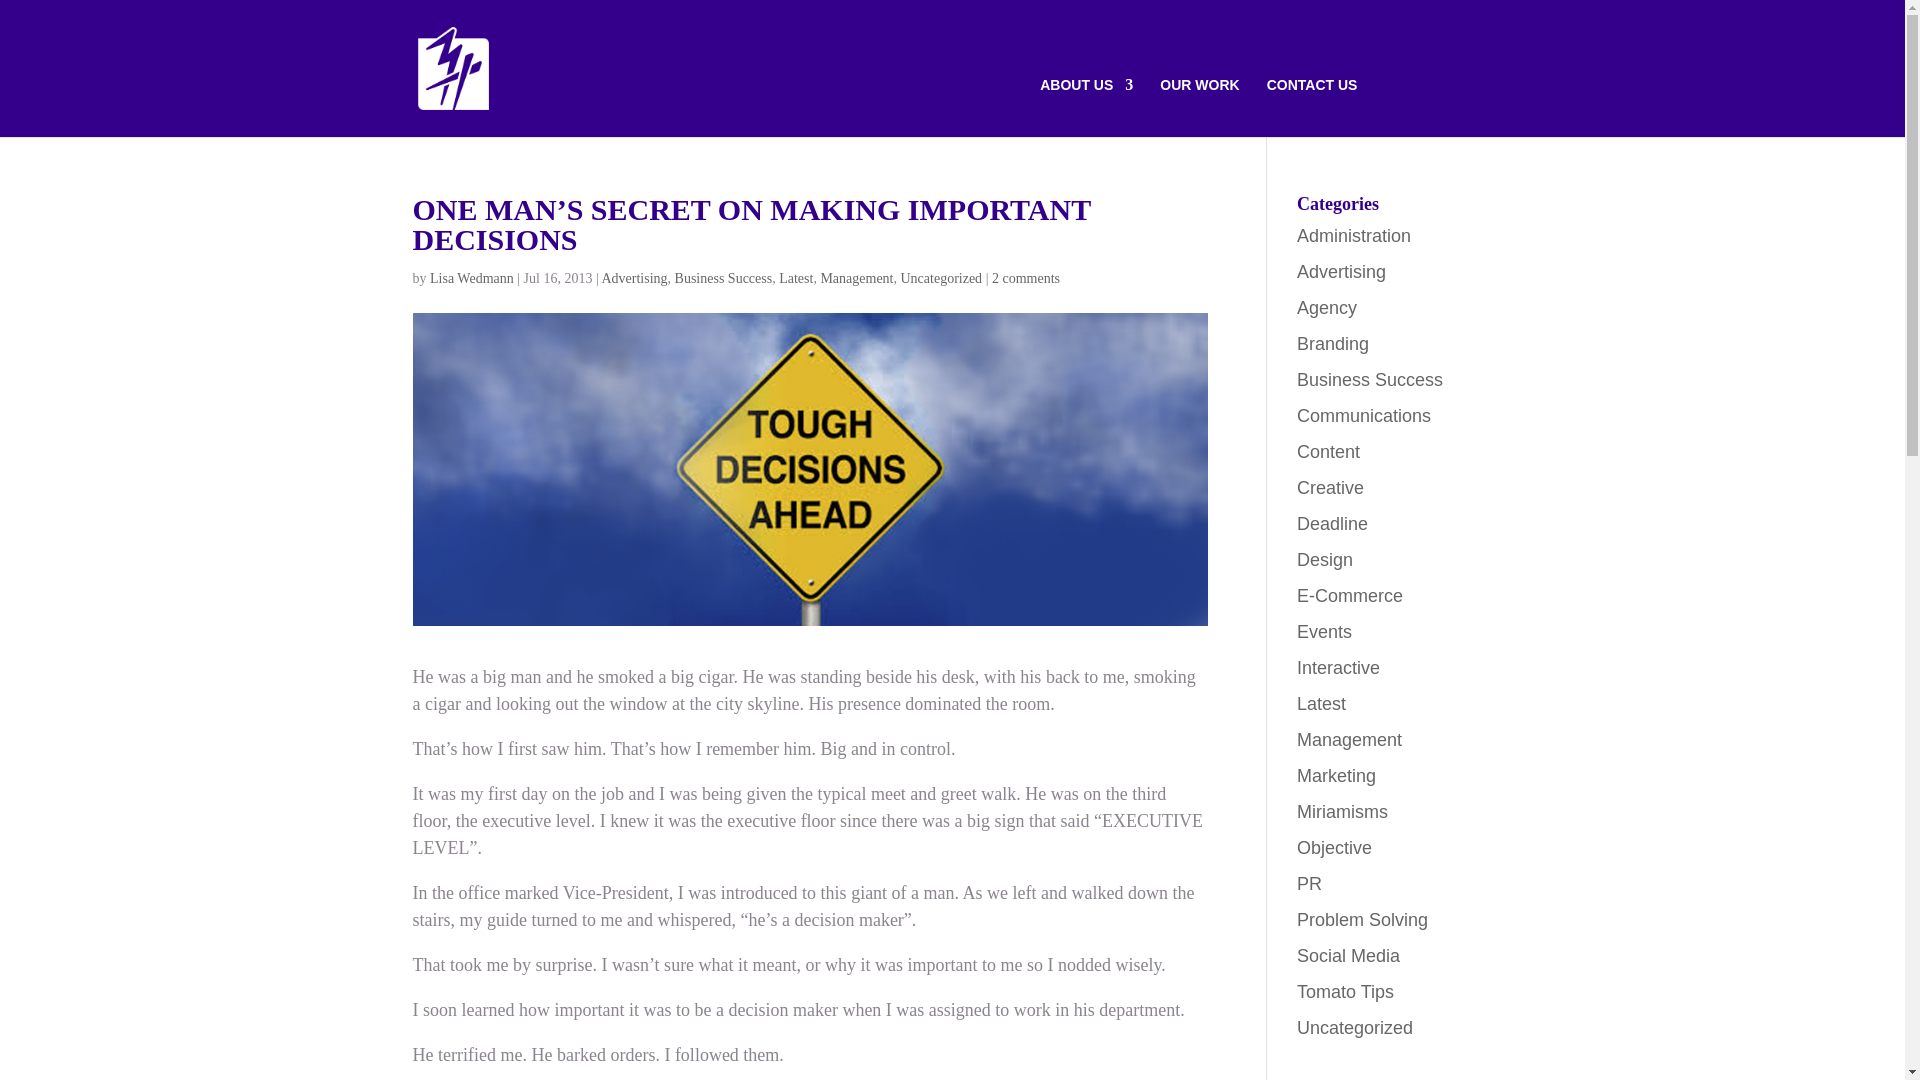 This screenshot has height=1080, width=1920. I want to click on 'Marketing', so click(1336, 775).